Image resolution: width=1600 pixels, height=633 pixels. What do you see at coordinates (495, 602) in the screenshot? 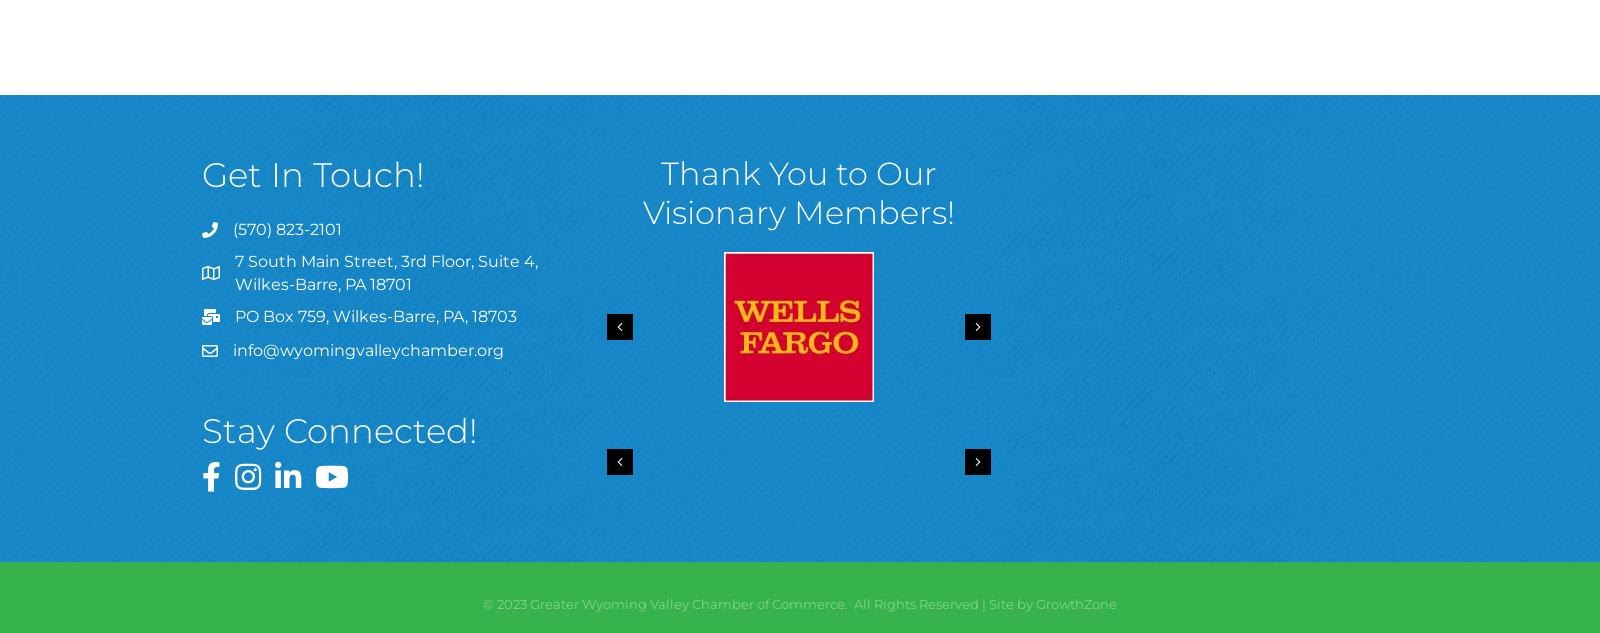
I see `'2023'` at bounding box center [495, 602].